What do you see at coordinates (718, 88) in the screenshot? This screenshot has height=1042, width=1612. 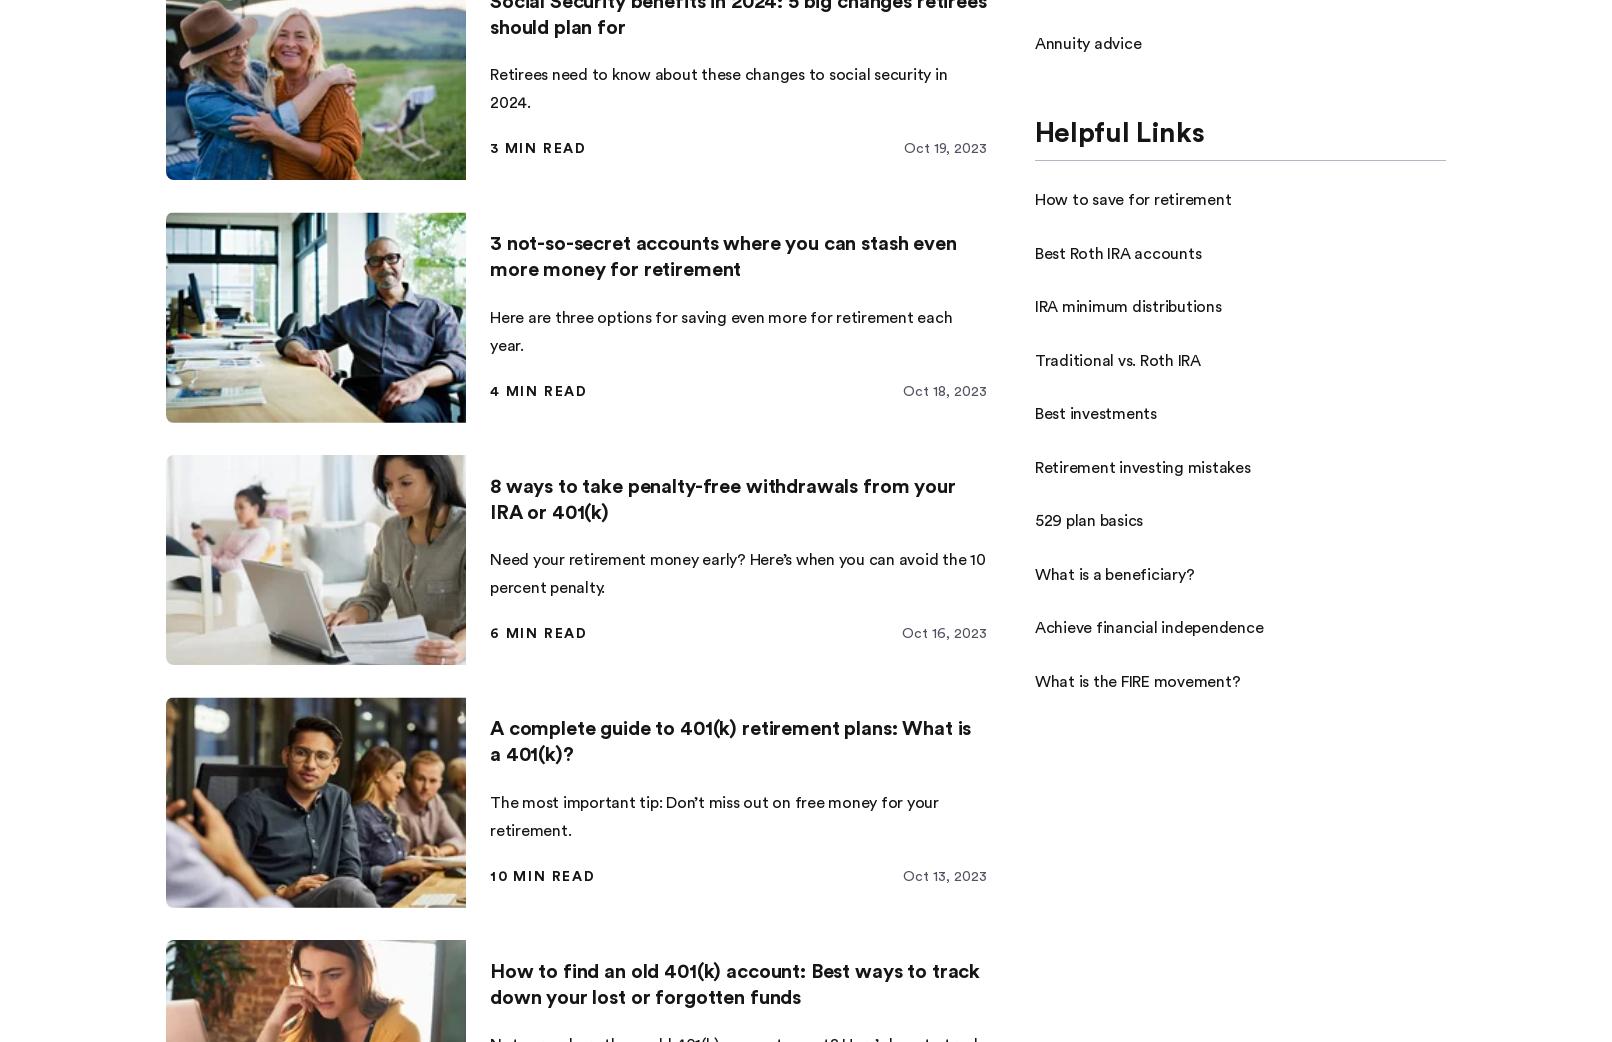 I see `'Retirees need to know about these changes to social security in 2024.'` at bounding box center [718, 88].